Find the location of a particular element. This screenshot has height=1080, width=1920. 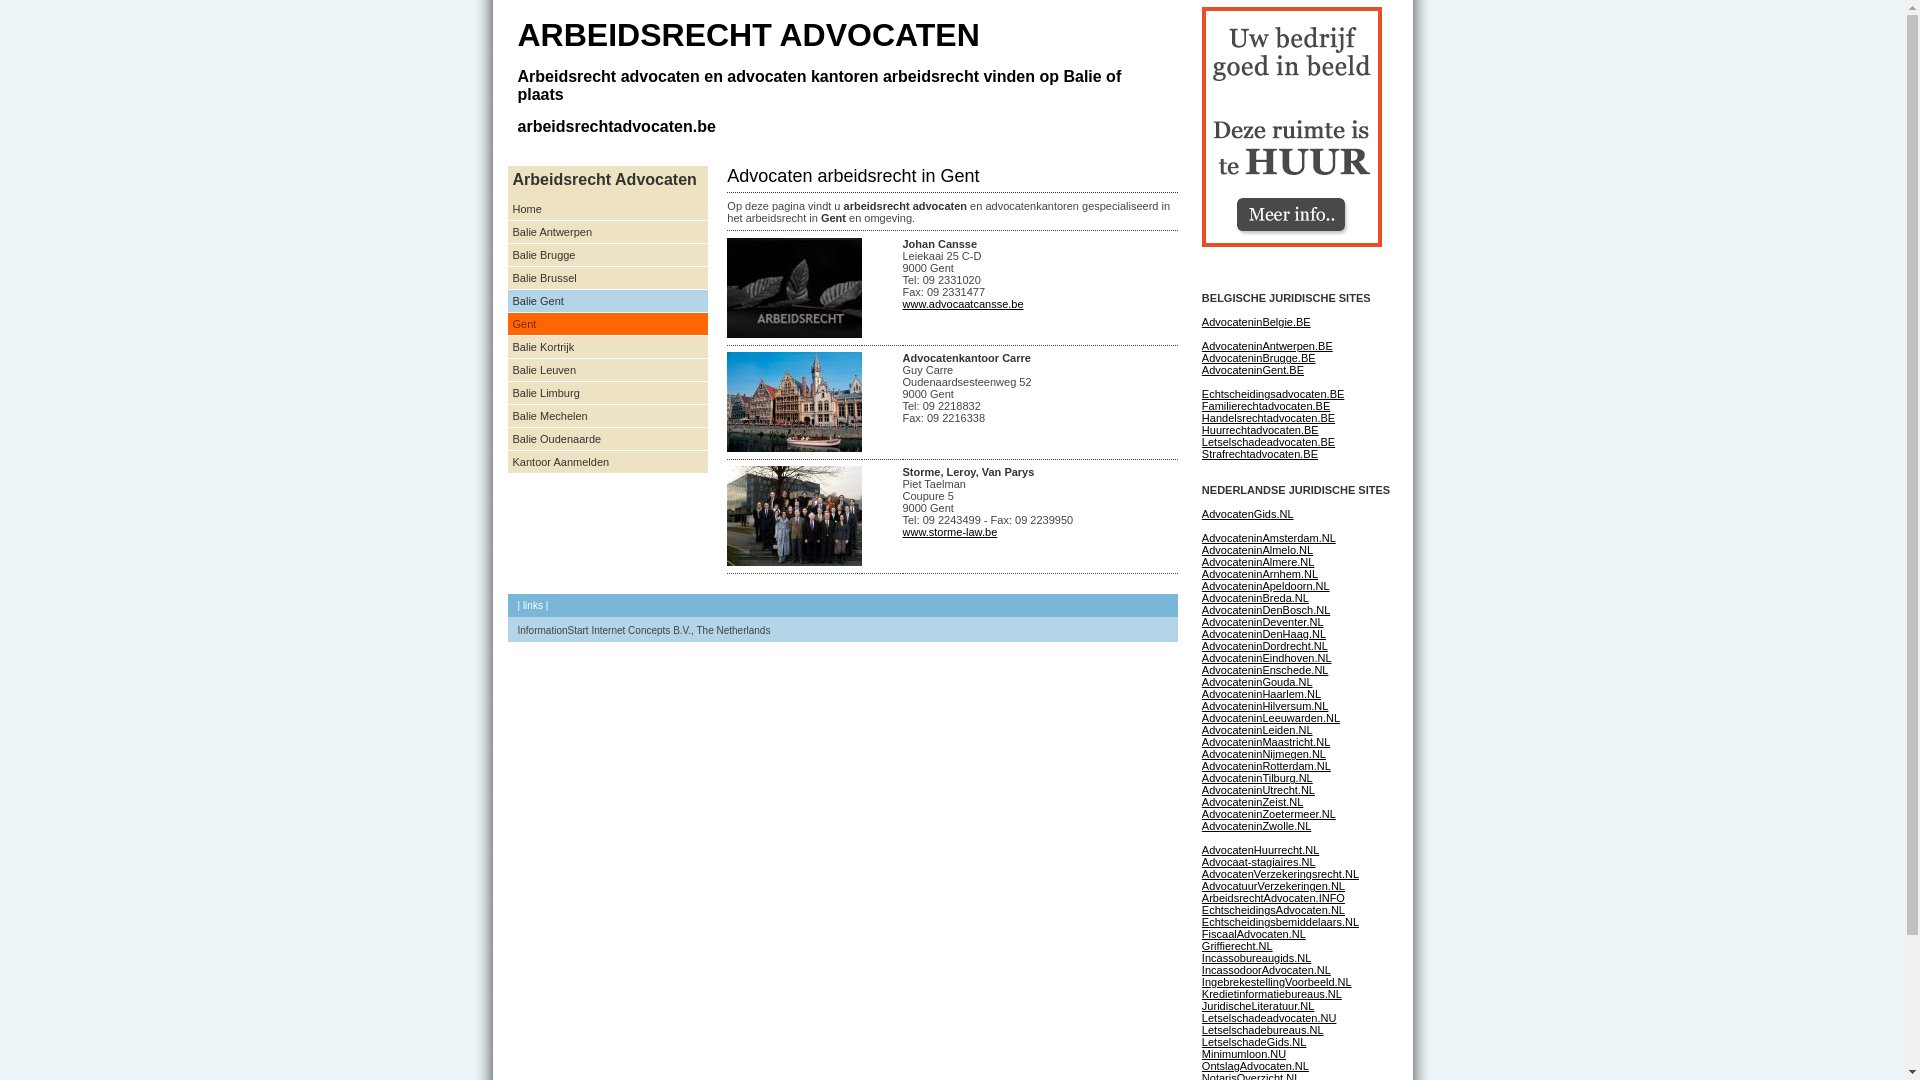

'Balie Gent' is located at coordinates (607, 301).